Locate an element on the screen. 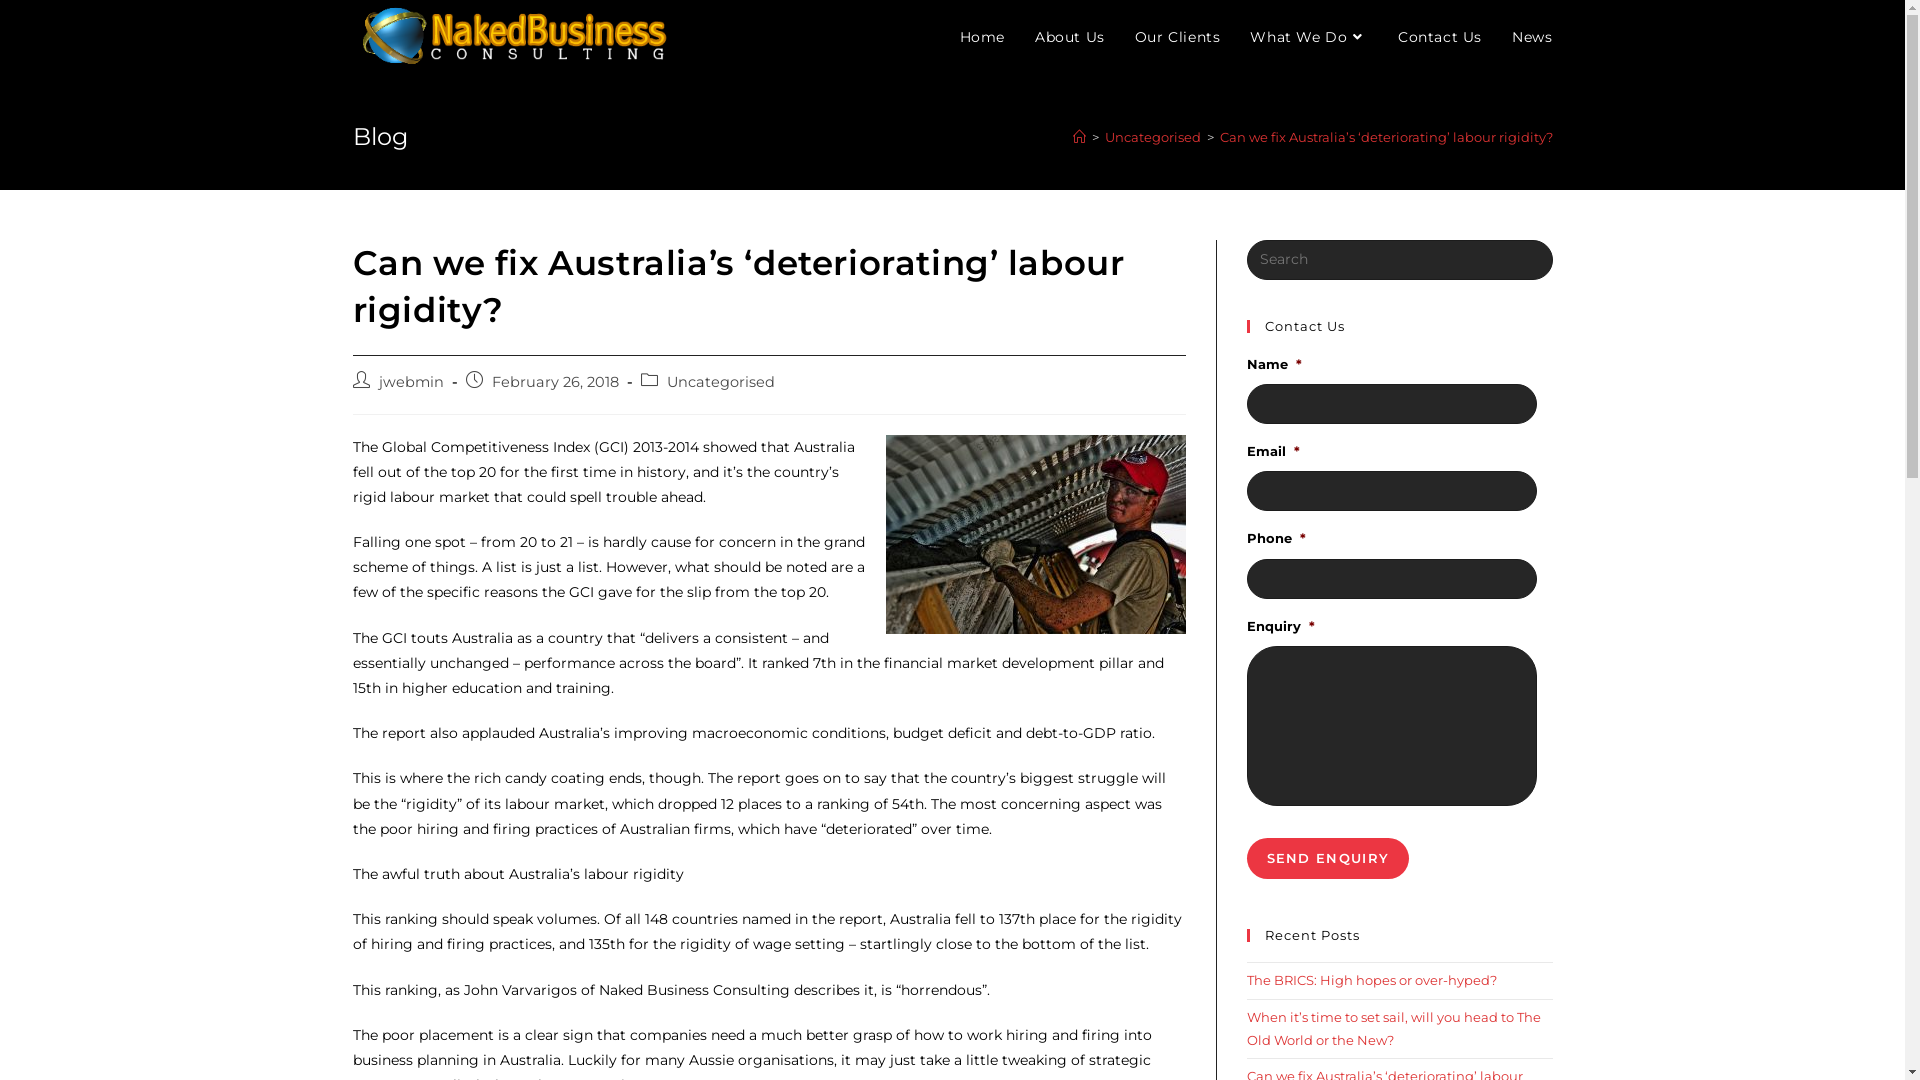  'Uncategorised' is located at coordinates (1152, 136).